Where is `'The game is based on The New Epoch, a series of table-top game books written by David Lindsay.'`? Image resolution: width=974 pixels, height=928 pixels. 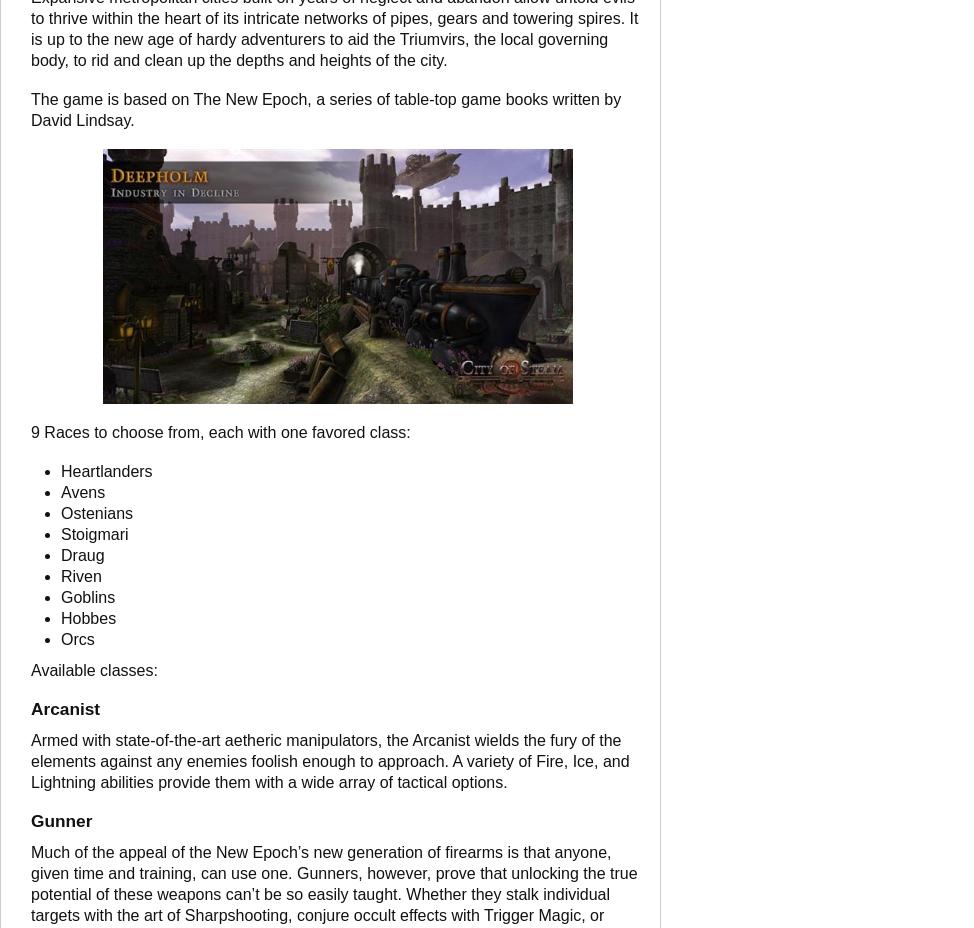
'The game is based on The New Epoch, a series of table-top game books written by David Lindsay.' is located at coordinates (325, 108).